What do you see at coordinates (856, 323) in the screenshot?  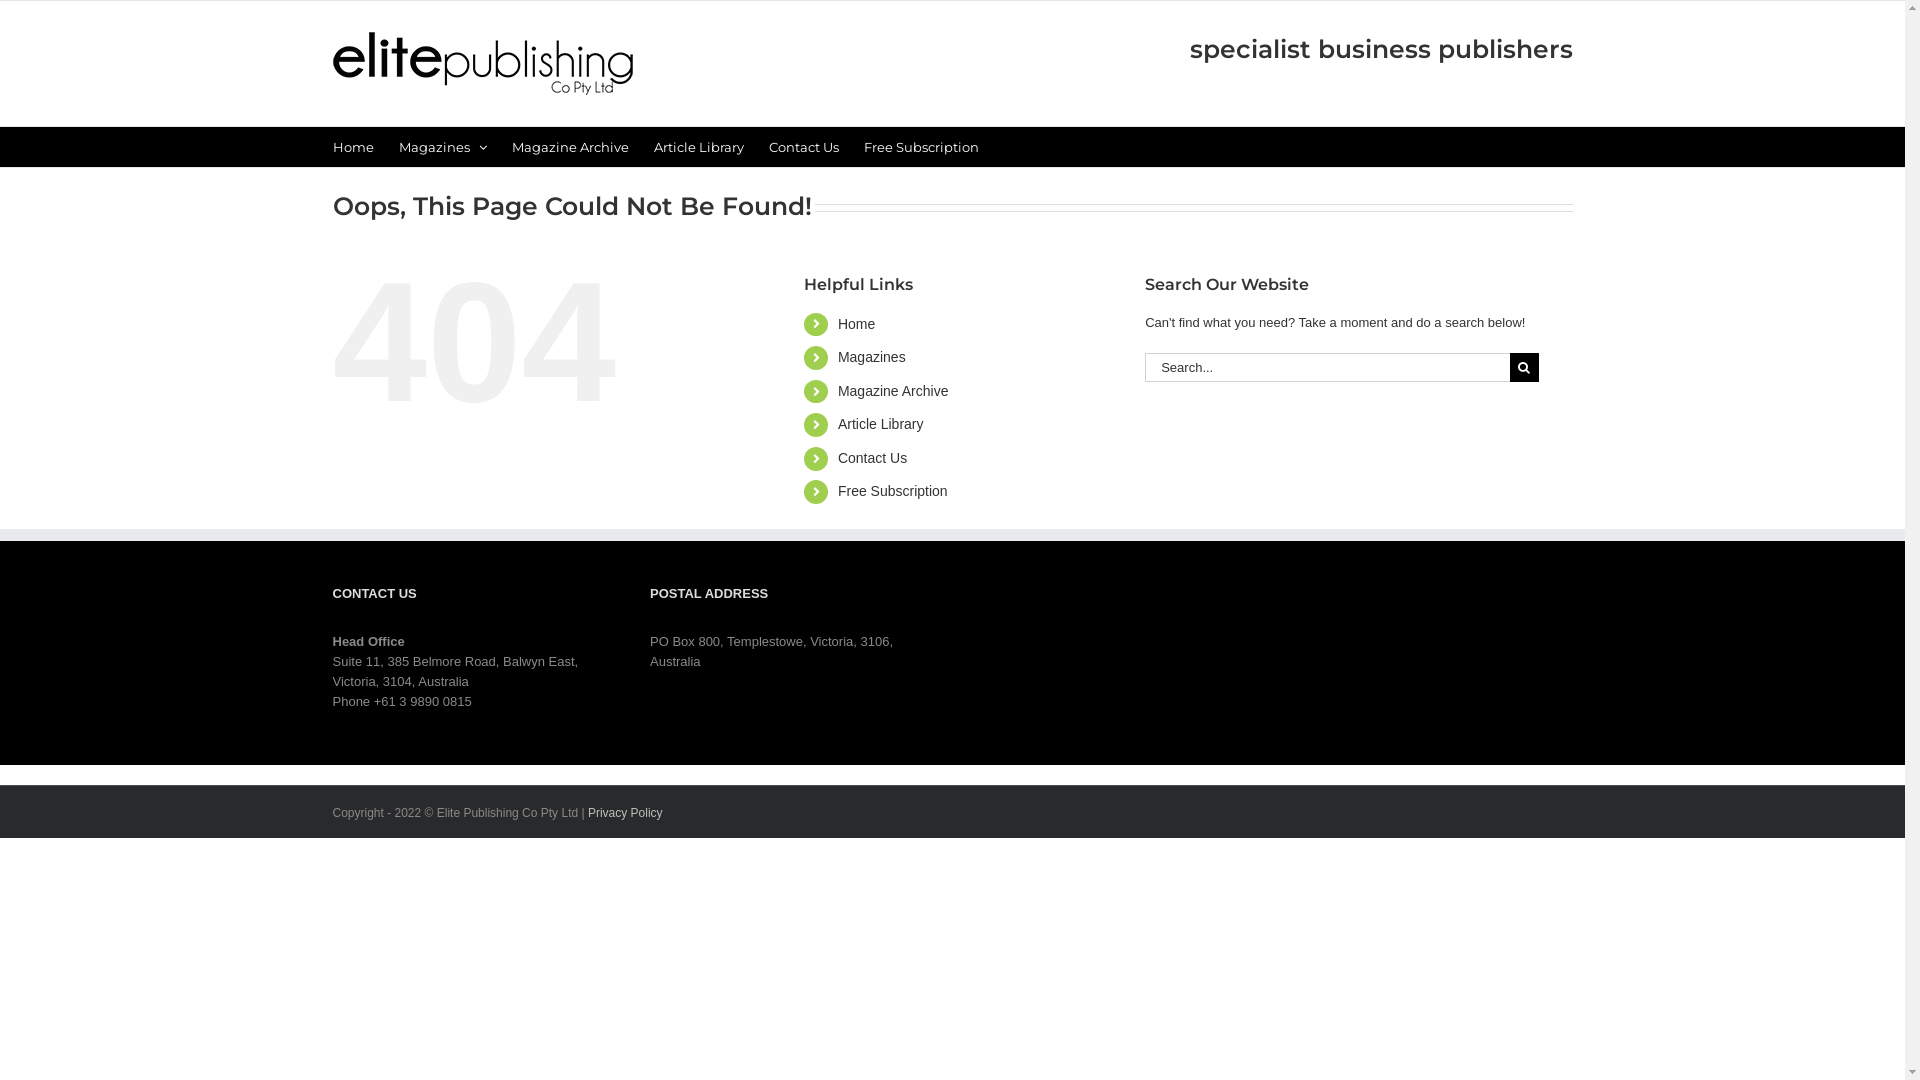 I see `'Home'` at bounding box center [856, 323].